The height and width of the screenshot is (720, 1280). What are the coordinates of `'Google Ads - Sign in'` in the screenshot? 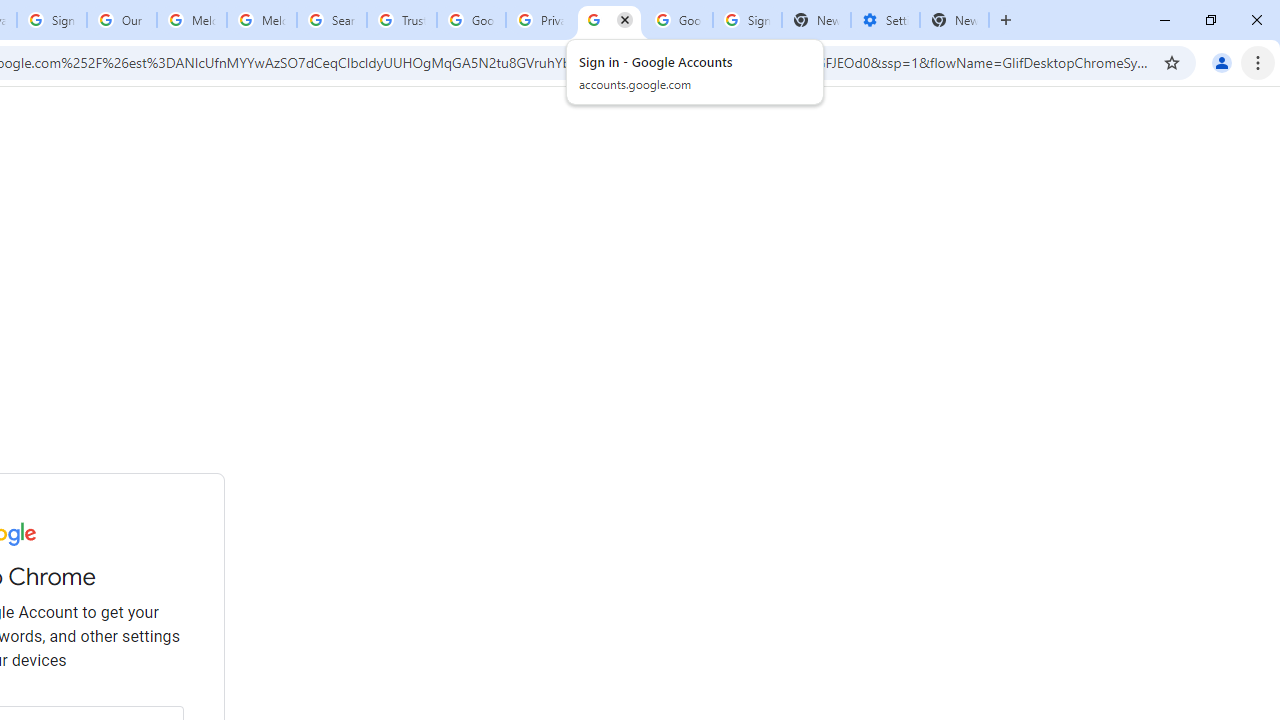 It's located at (470, 20).